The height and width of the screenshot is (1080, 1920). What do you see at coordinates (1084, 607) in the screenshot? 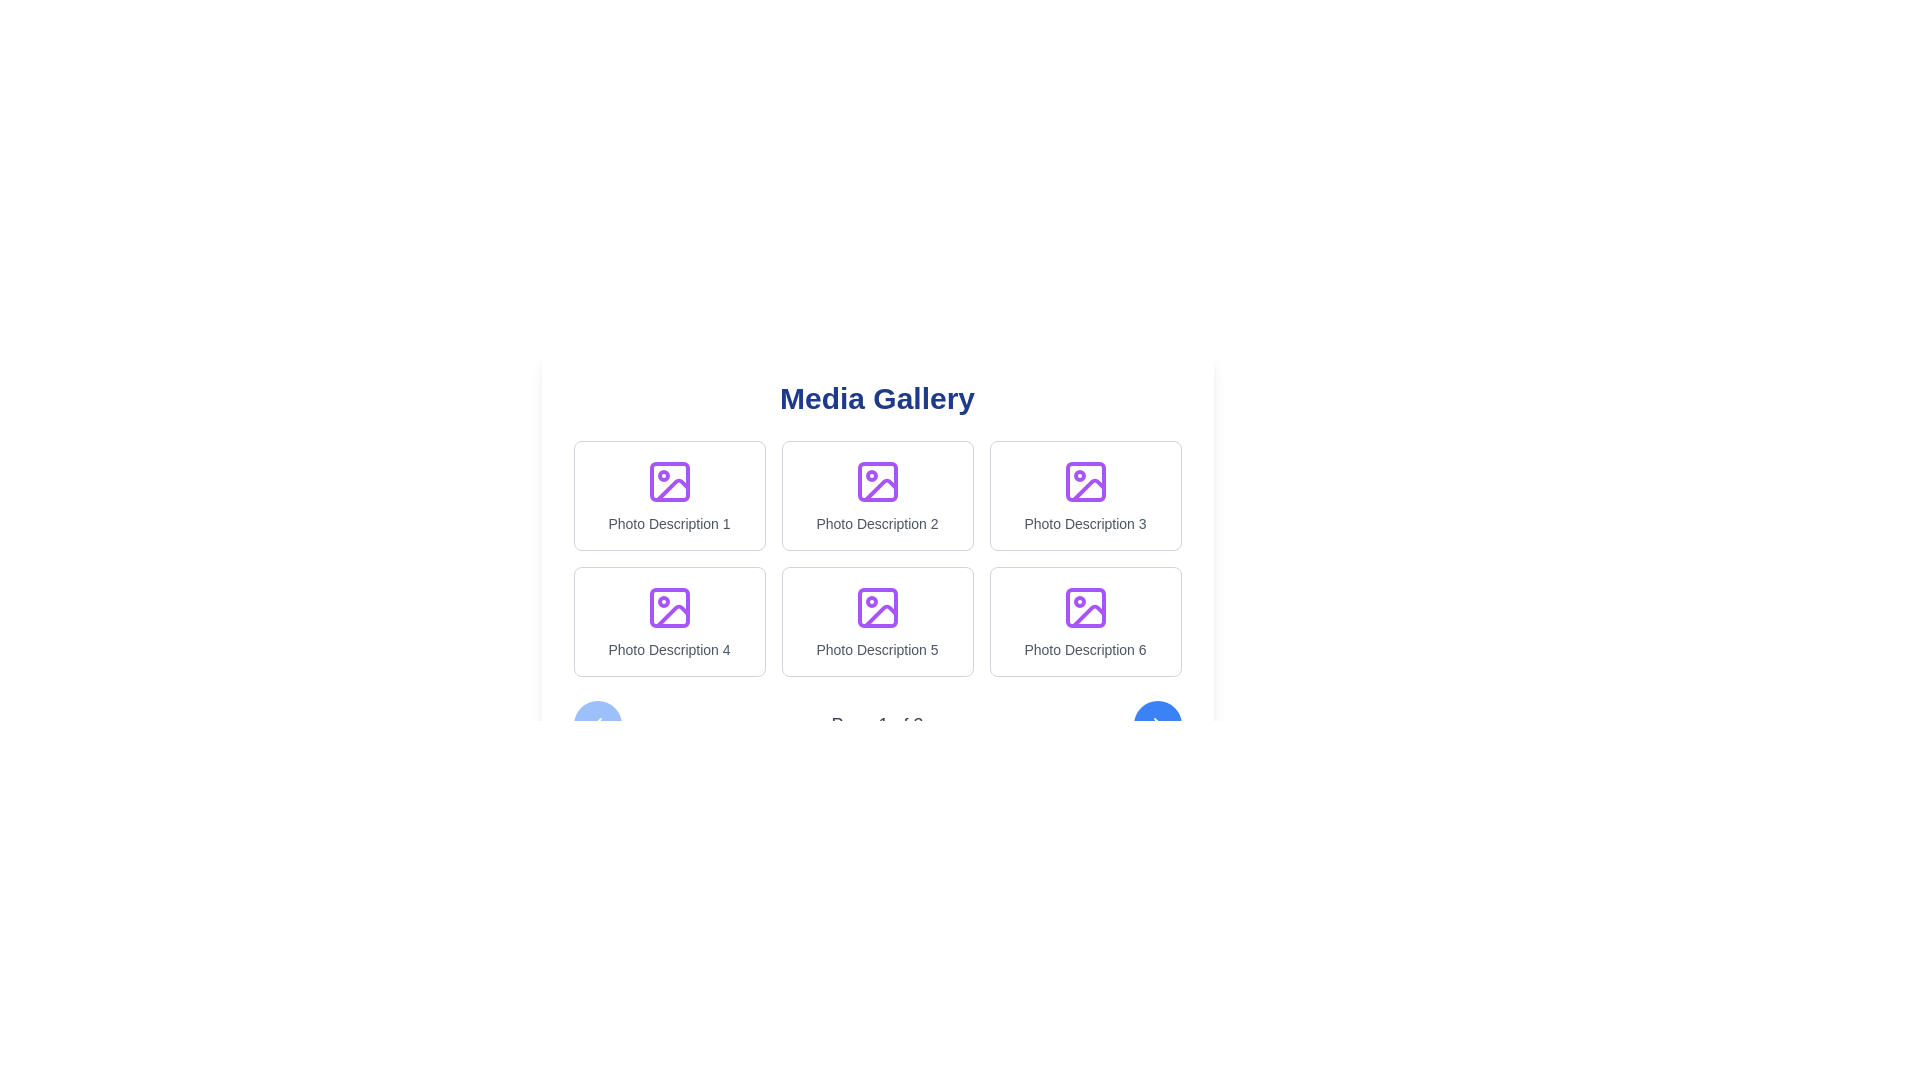
I see `the decorative graphical component located in the bottom-right icon of the grid under the 'Photo Description 6' label` at bounding box center [1084, 607].